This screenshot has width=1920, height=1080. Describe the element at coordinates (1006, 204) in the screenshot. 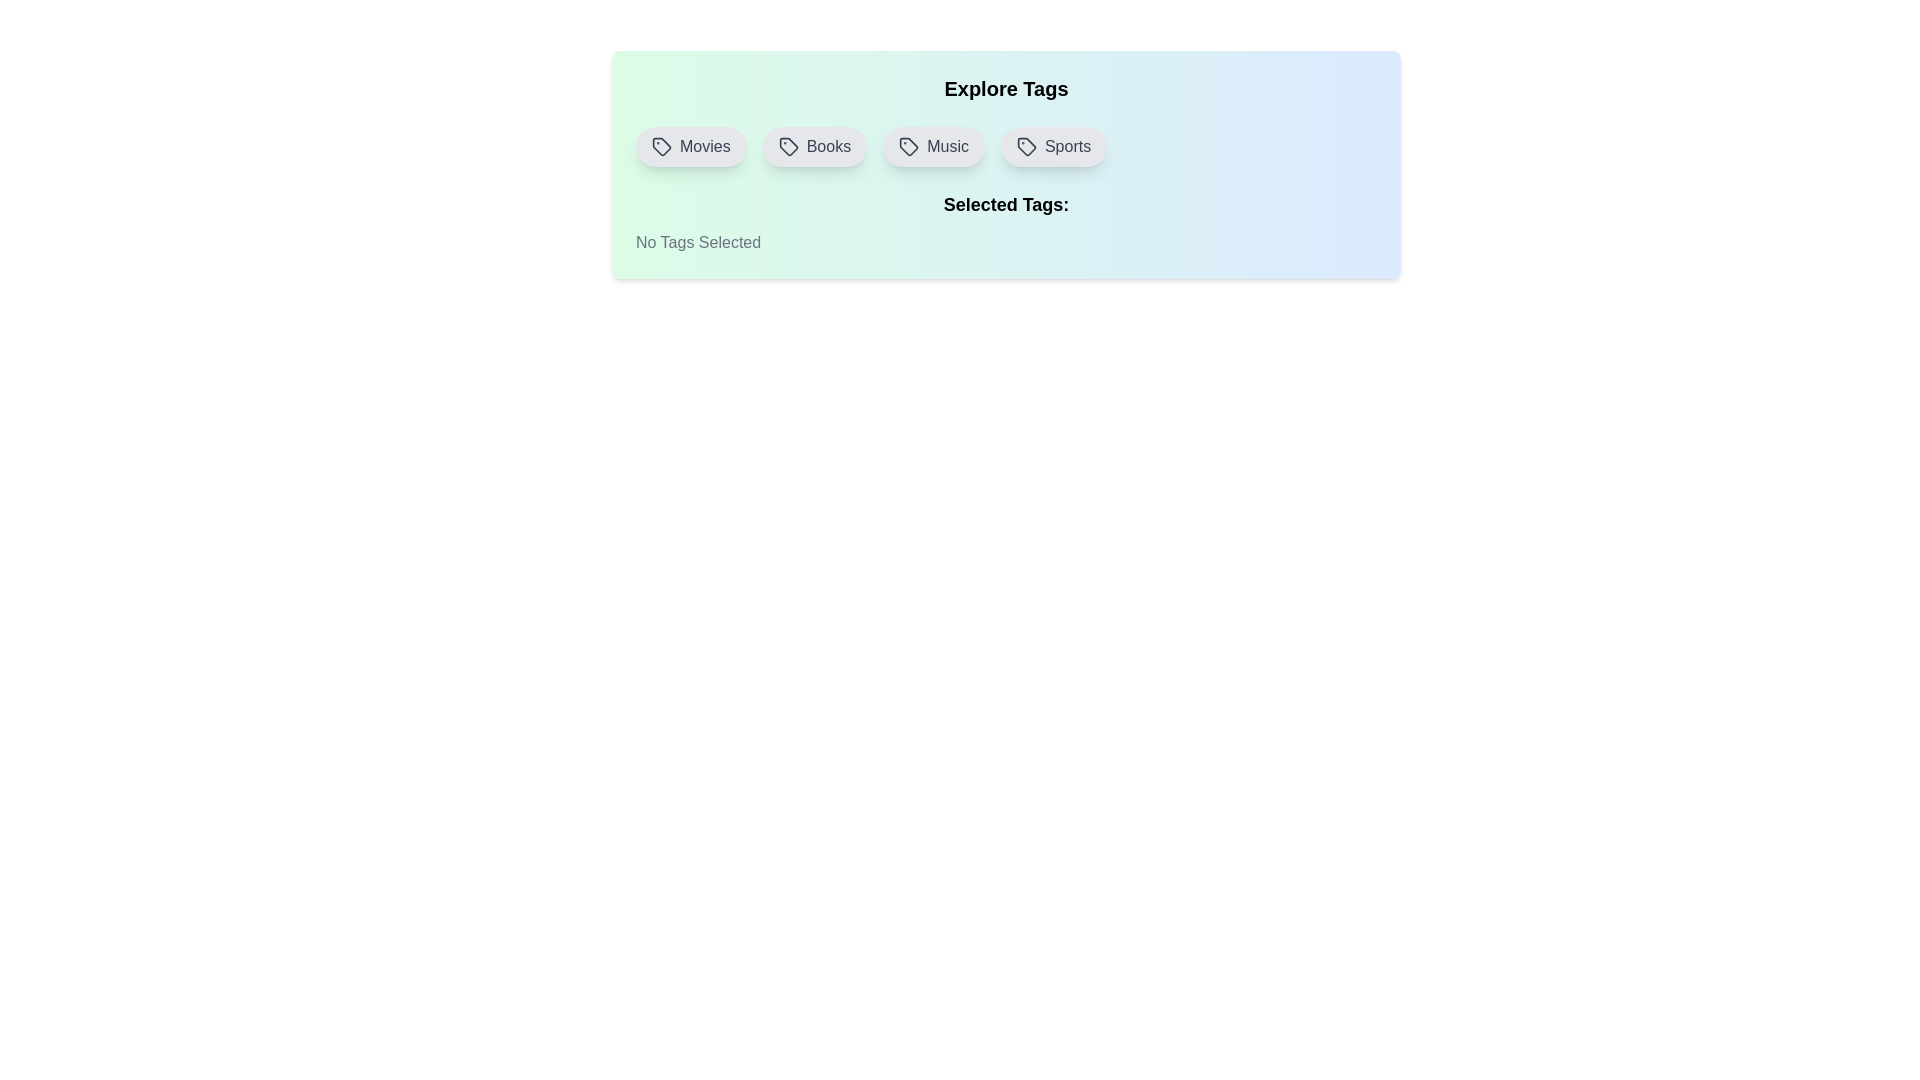

I see `the informational label indicating the title for the section displaying selected tags, located above the text 'No Tags Selected'` at that location.